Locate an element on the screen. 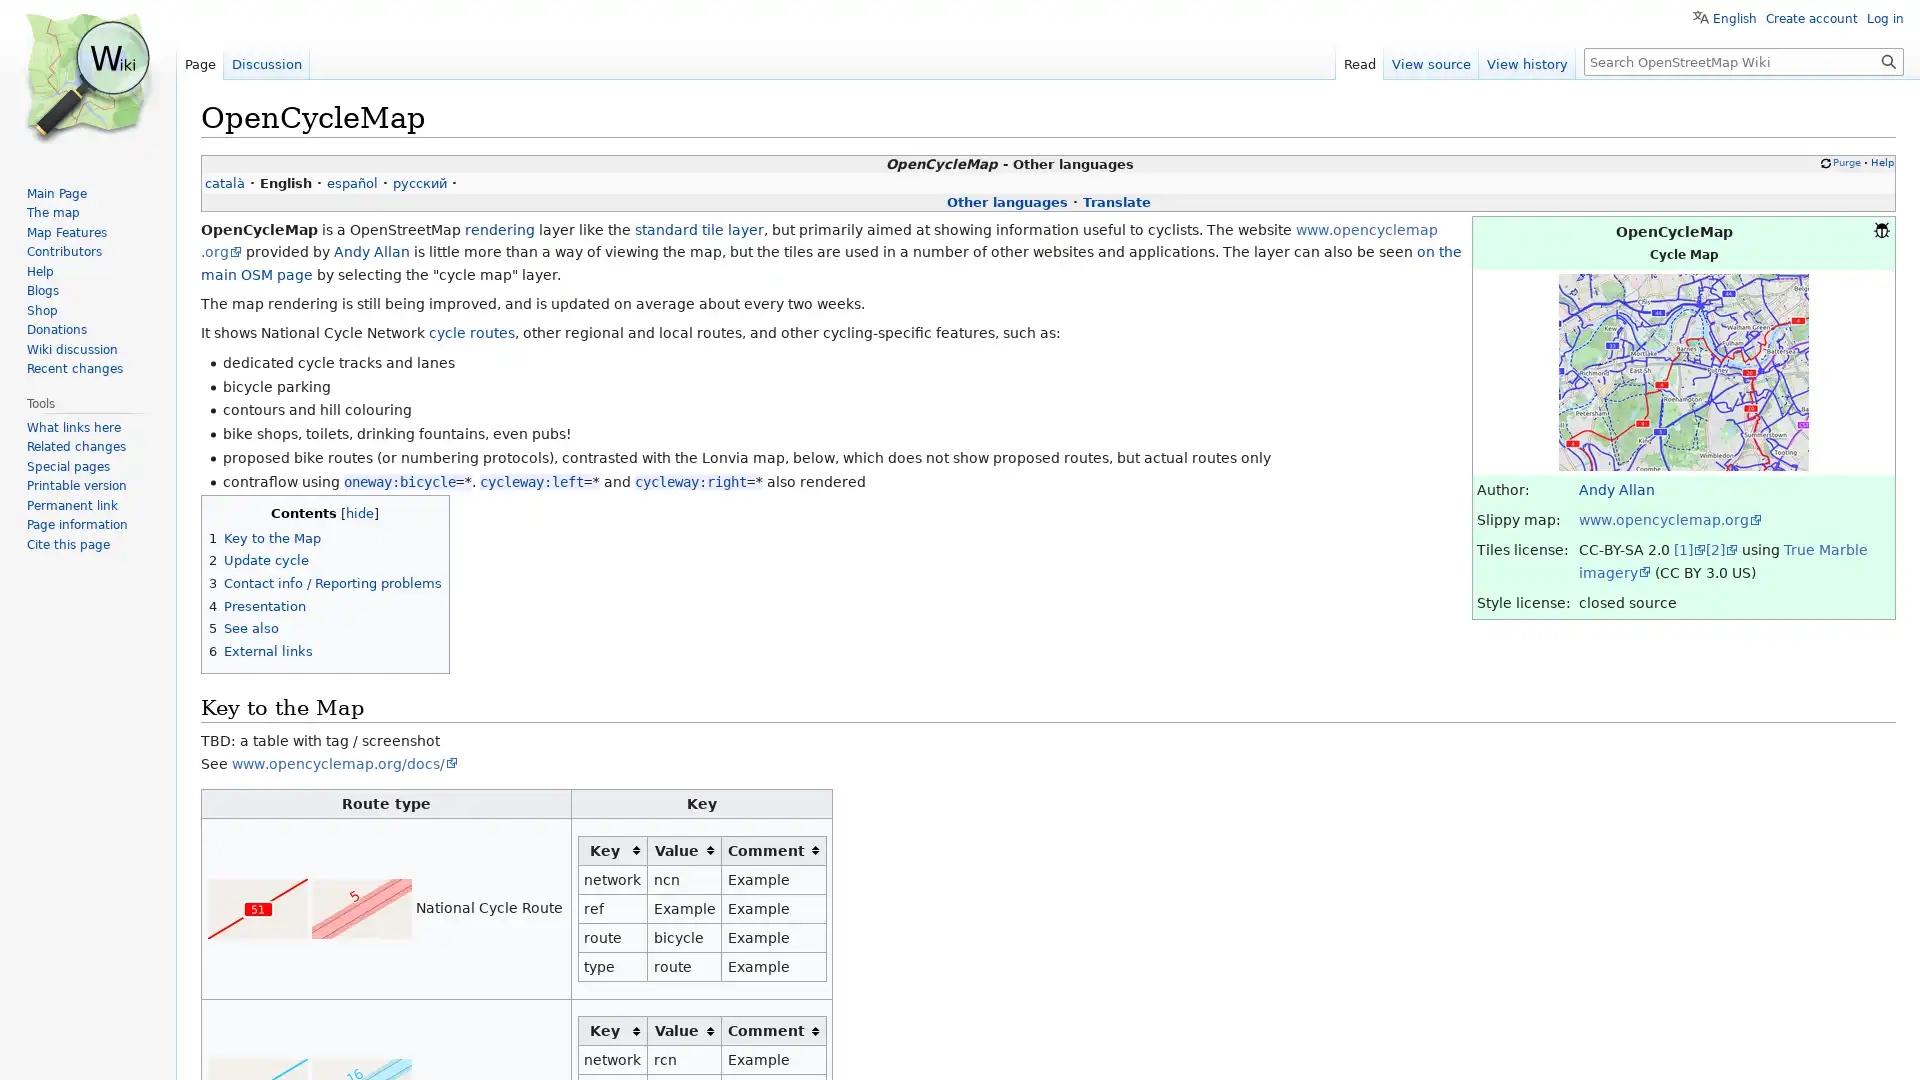 This screenshot has width=1920, height=1080. Search is located at coordinates (1888, 60).